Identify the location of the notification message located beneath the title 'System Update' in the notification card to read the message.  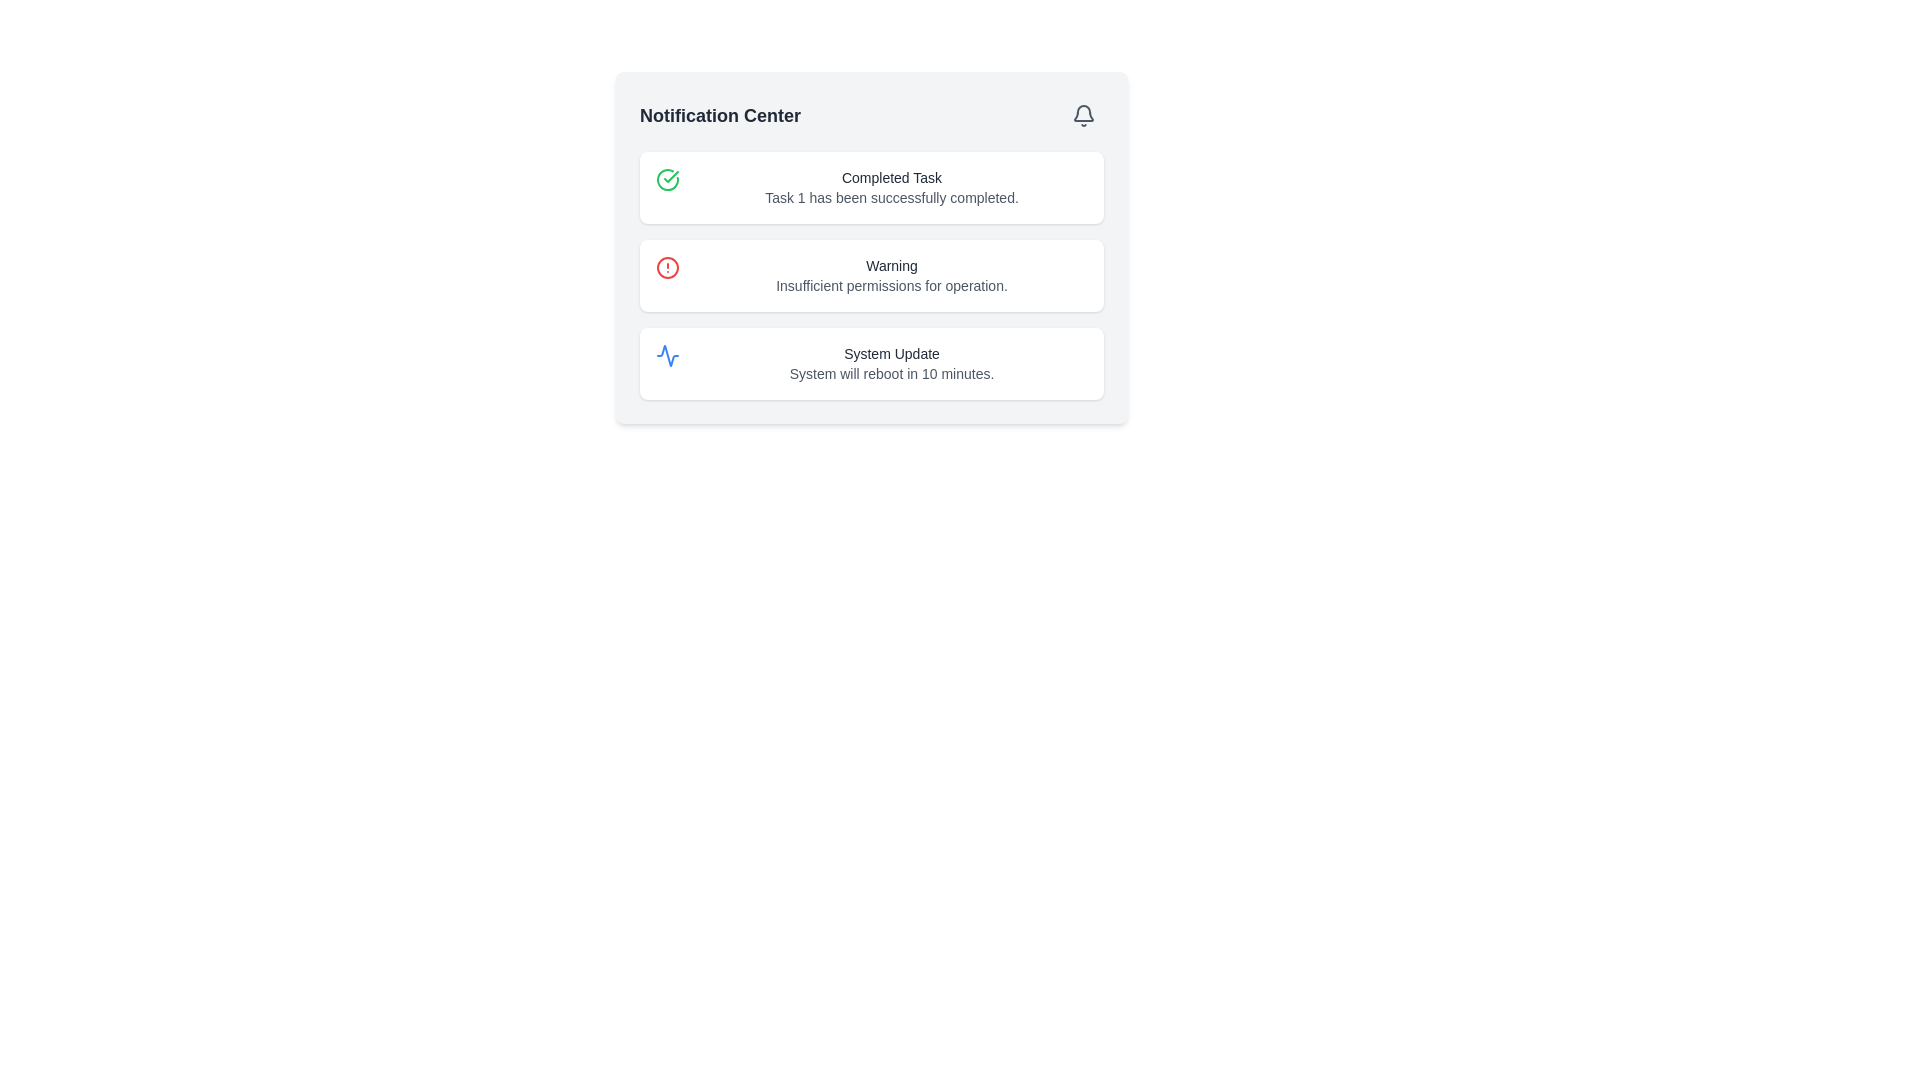
(891, 374).